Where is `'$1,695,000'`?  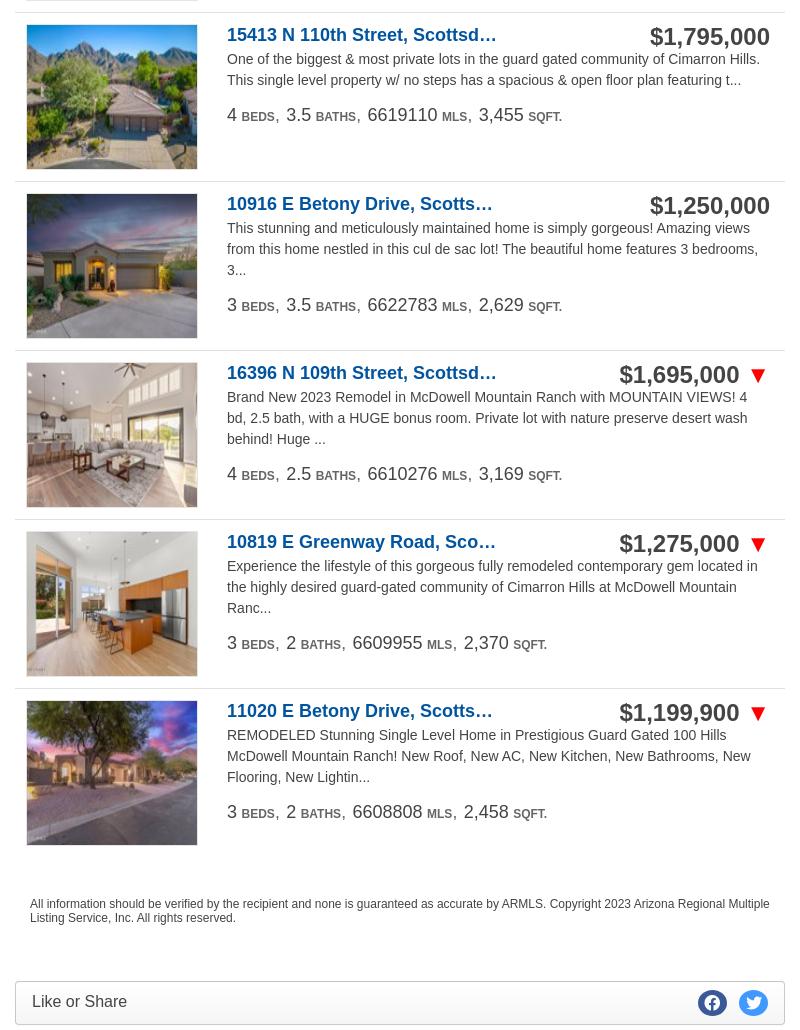
'$1,695,000' is located at coordinates (682, 373).